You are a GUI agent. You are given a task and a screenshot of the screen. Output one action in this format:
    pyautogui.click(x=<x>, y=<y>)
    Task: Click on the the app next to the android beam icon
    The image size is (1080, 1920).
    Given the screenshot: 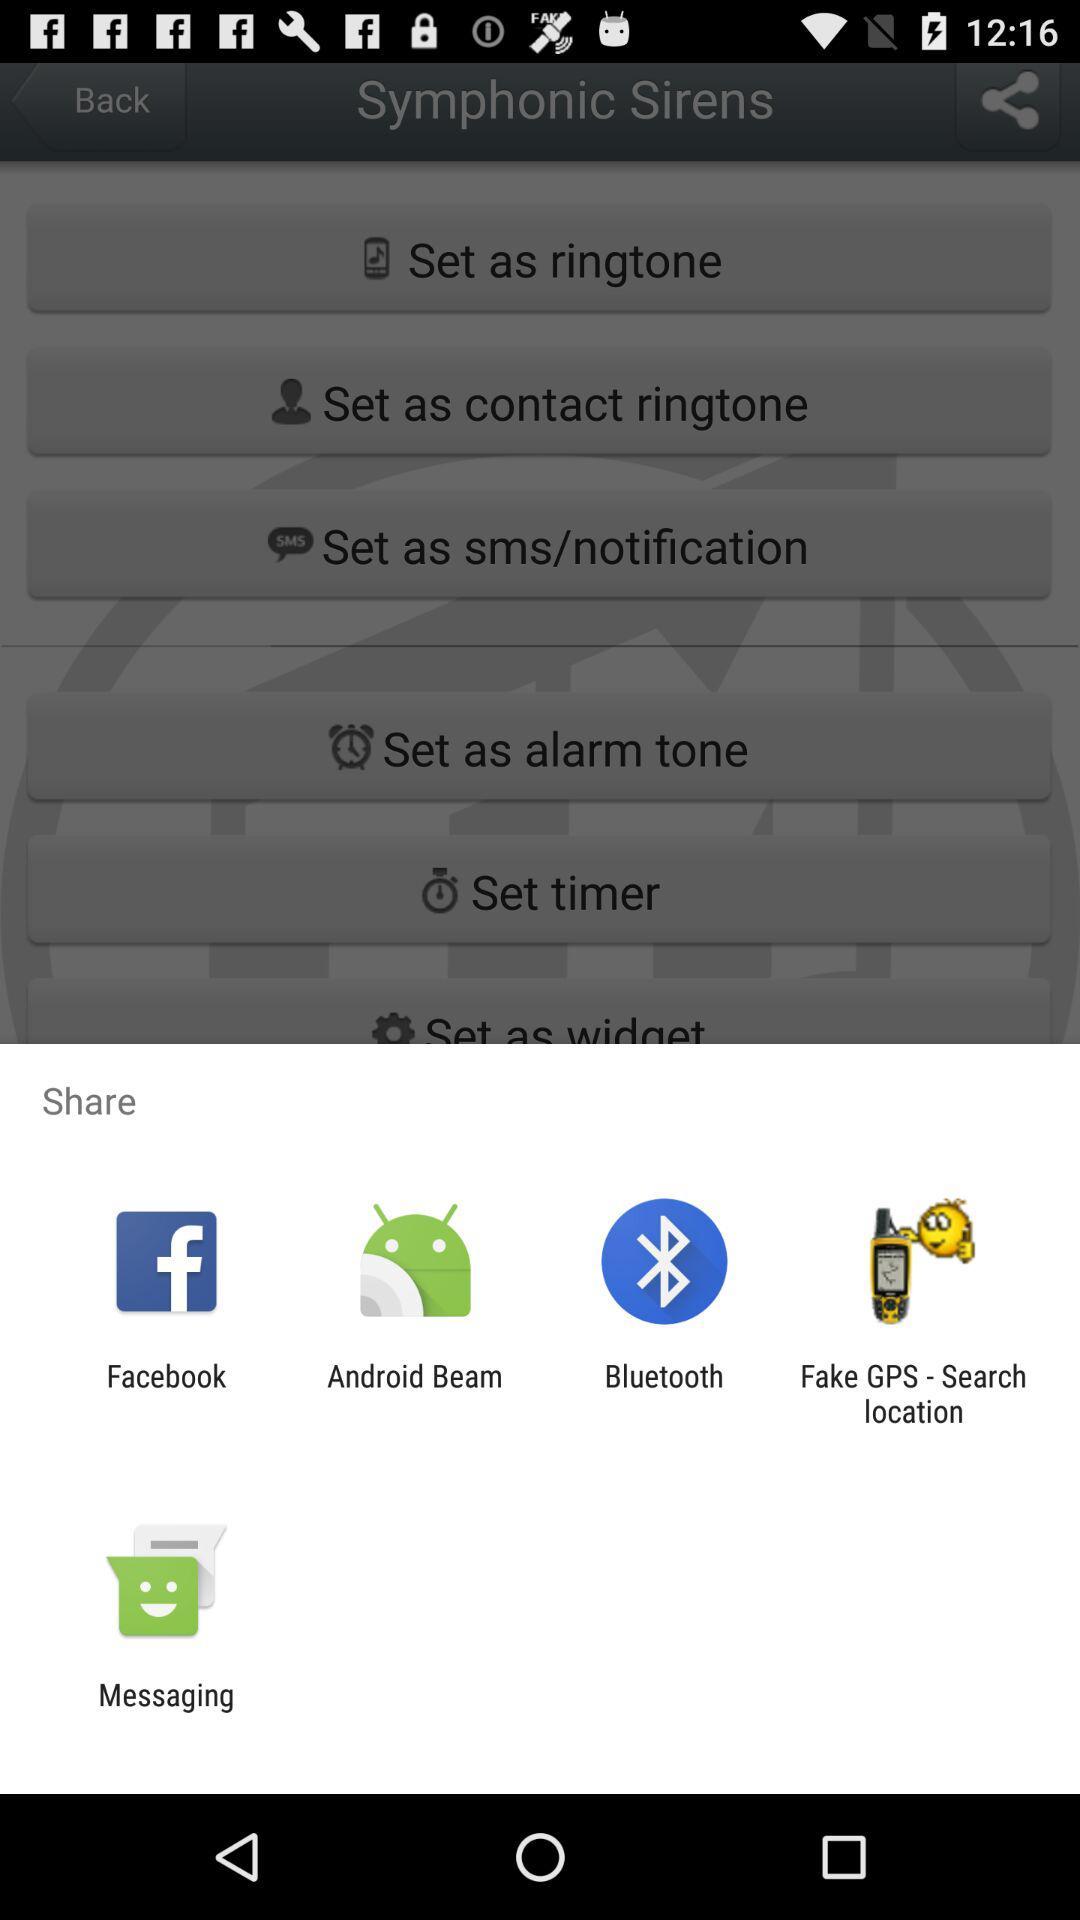 What is the action you would take?
    pyautogui.click(x=664, y=1392)
    